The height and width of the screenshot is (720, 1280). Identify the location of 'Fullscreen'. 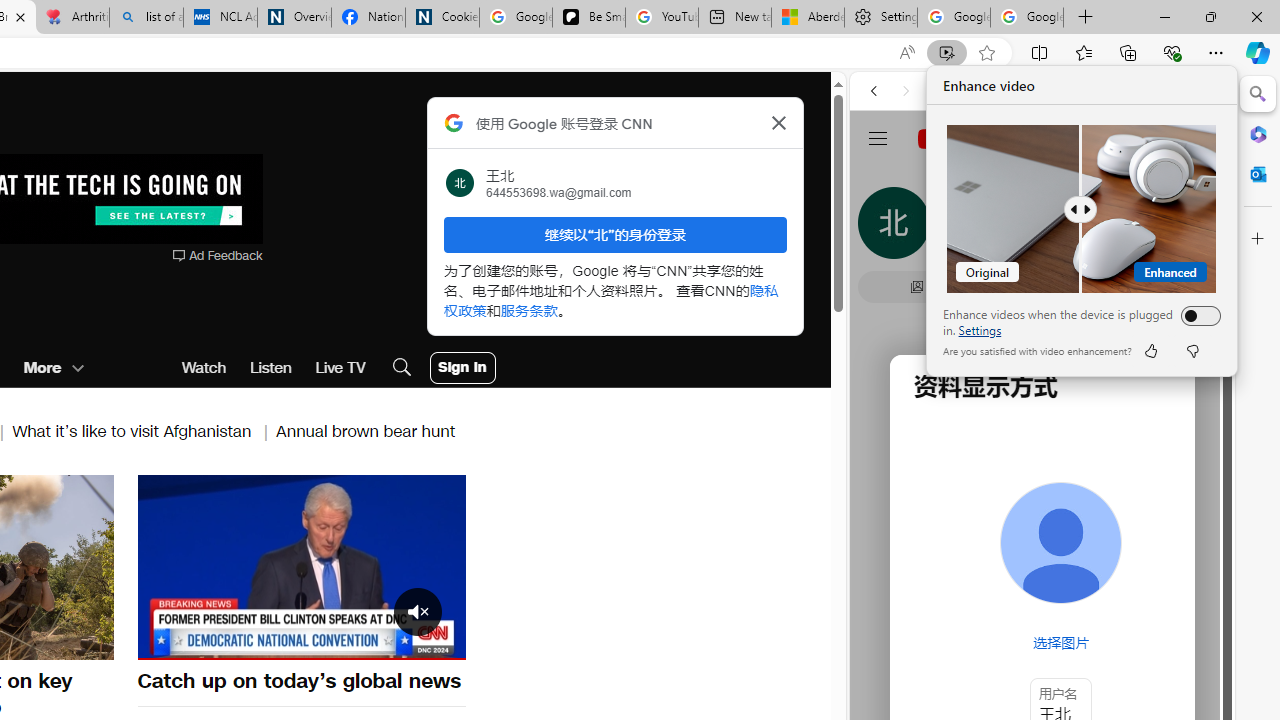
(437, 643).